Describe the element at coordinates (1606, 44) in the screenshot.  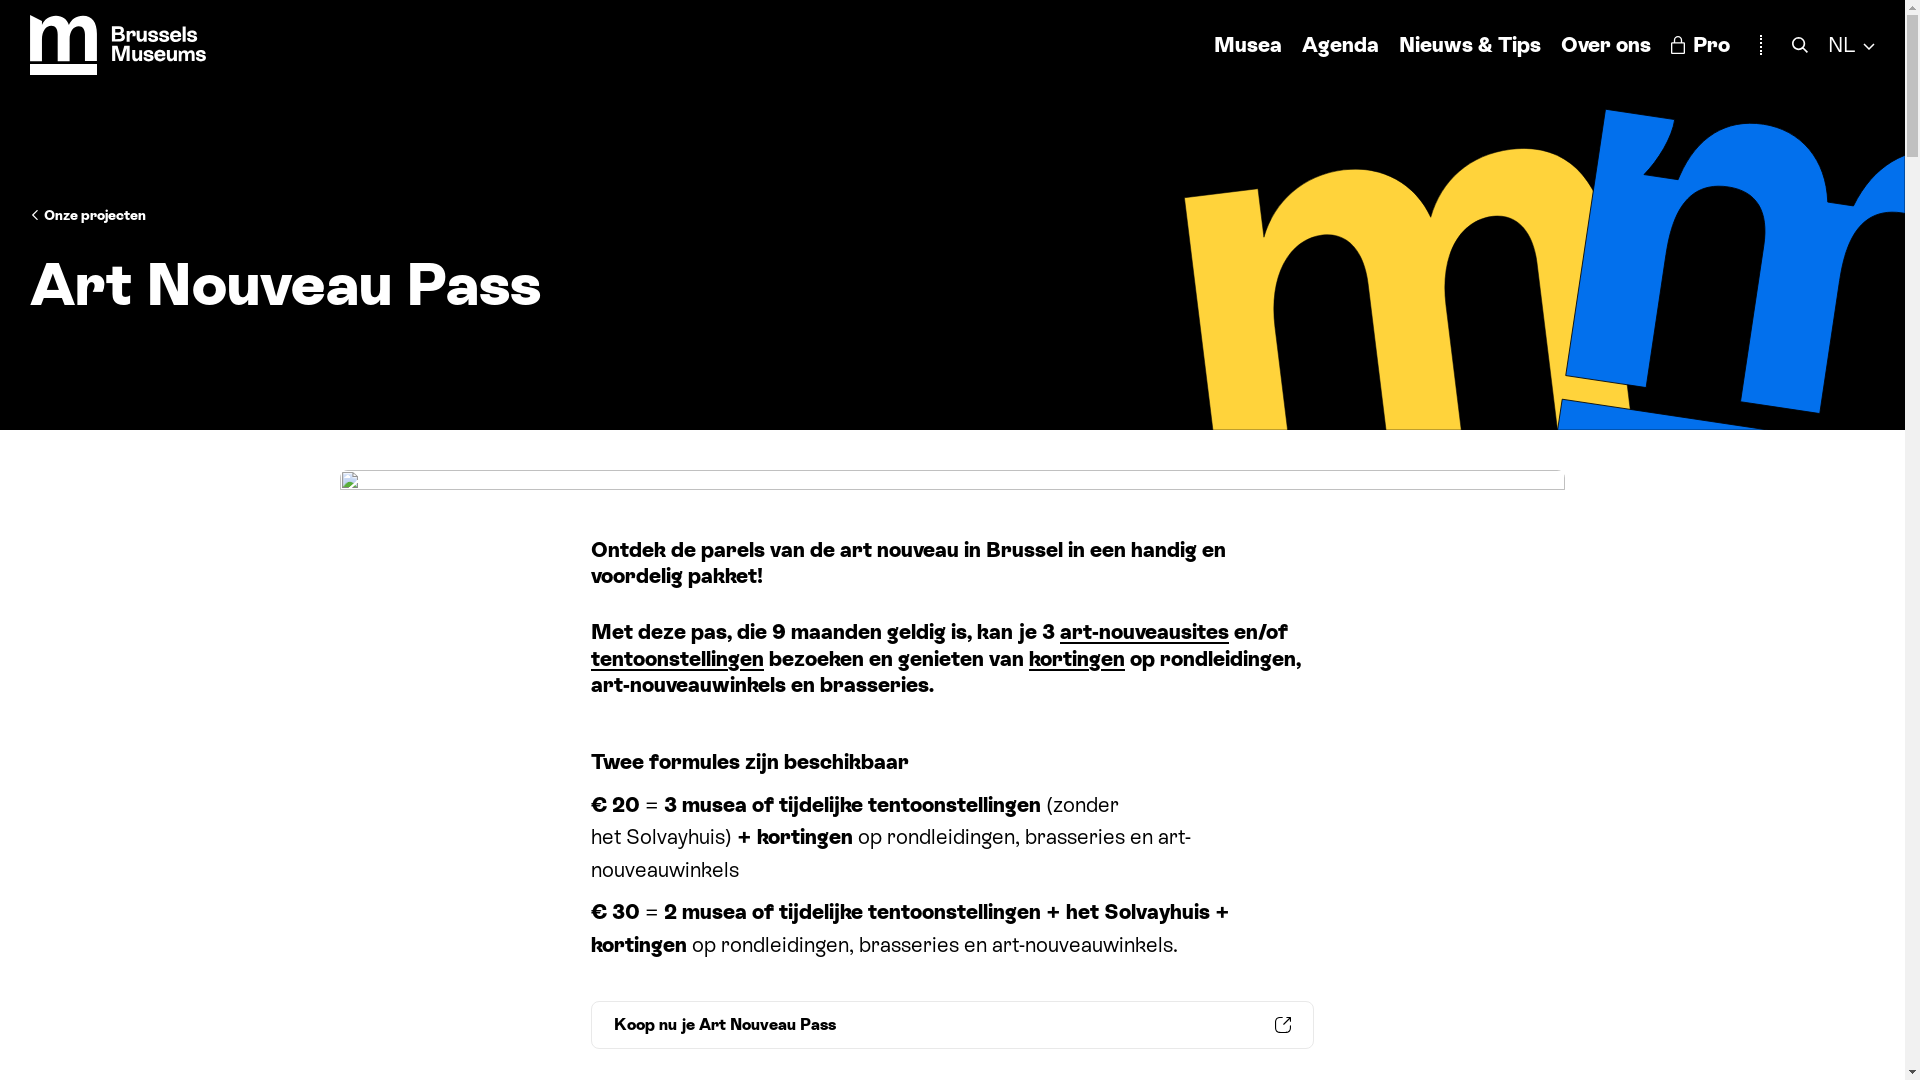
I see `'Over ons'` at that location.